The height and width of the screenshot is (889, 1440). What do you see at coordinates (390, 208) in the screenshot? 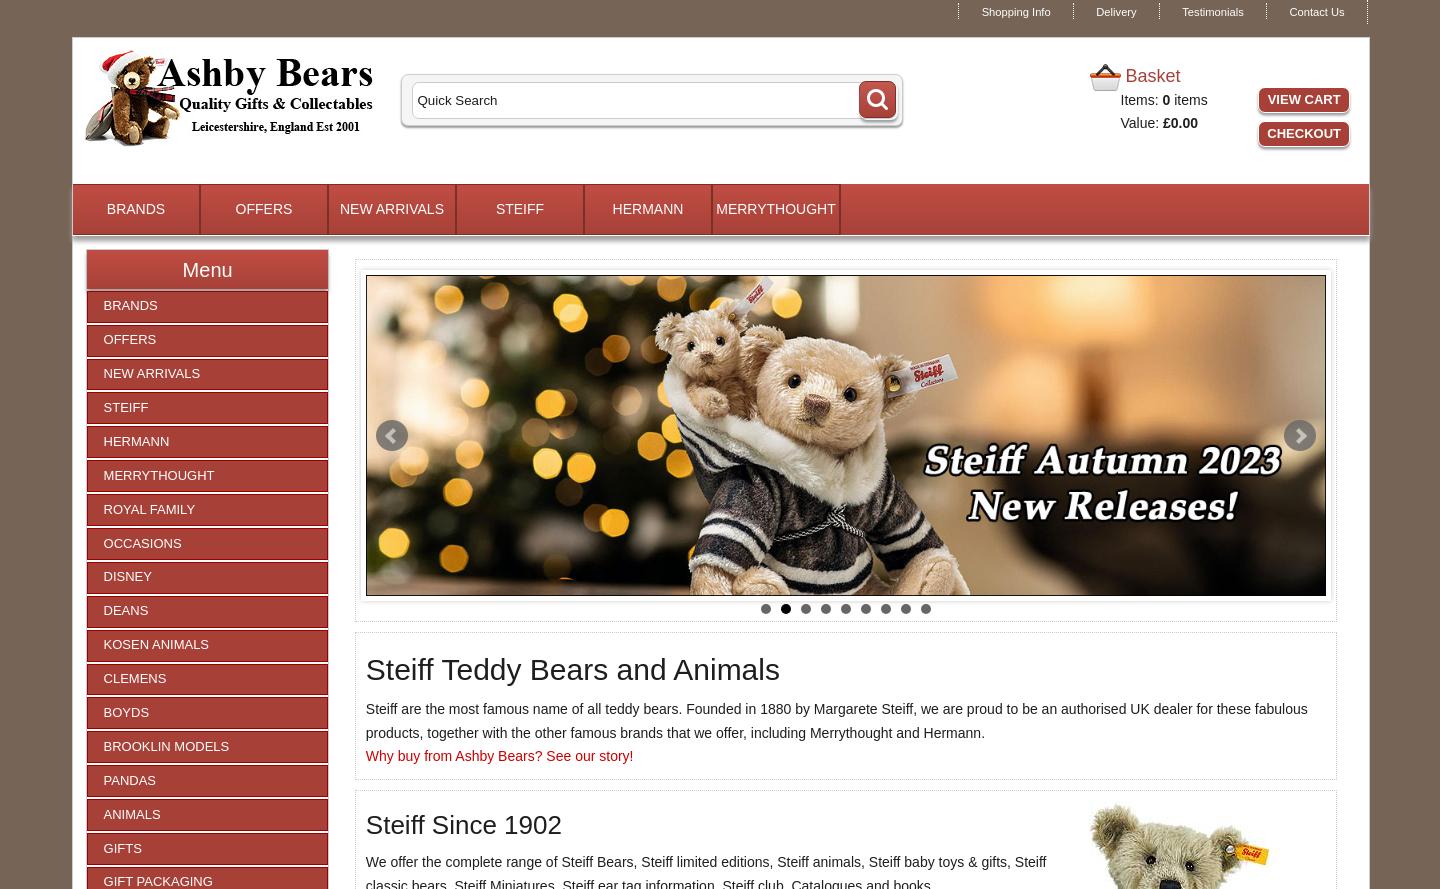
I see `'NEW ARRIVALS'` at bounding box center [390, 208].